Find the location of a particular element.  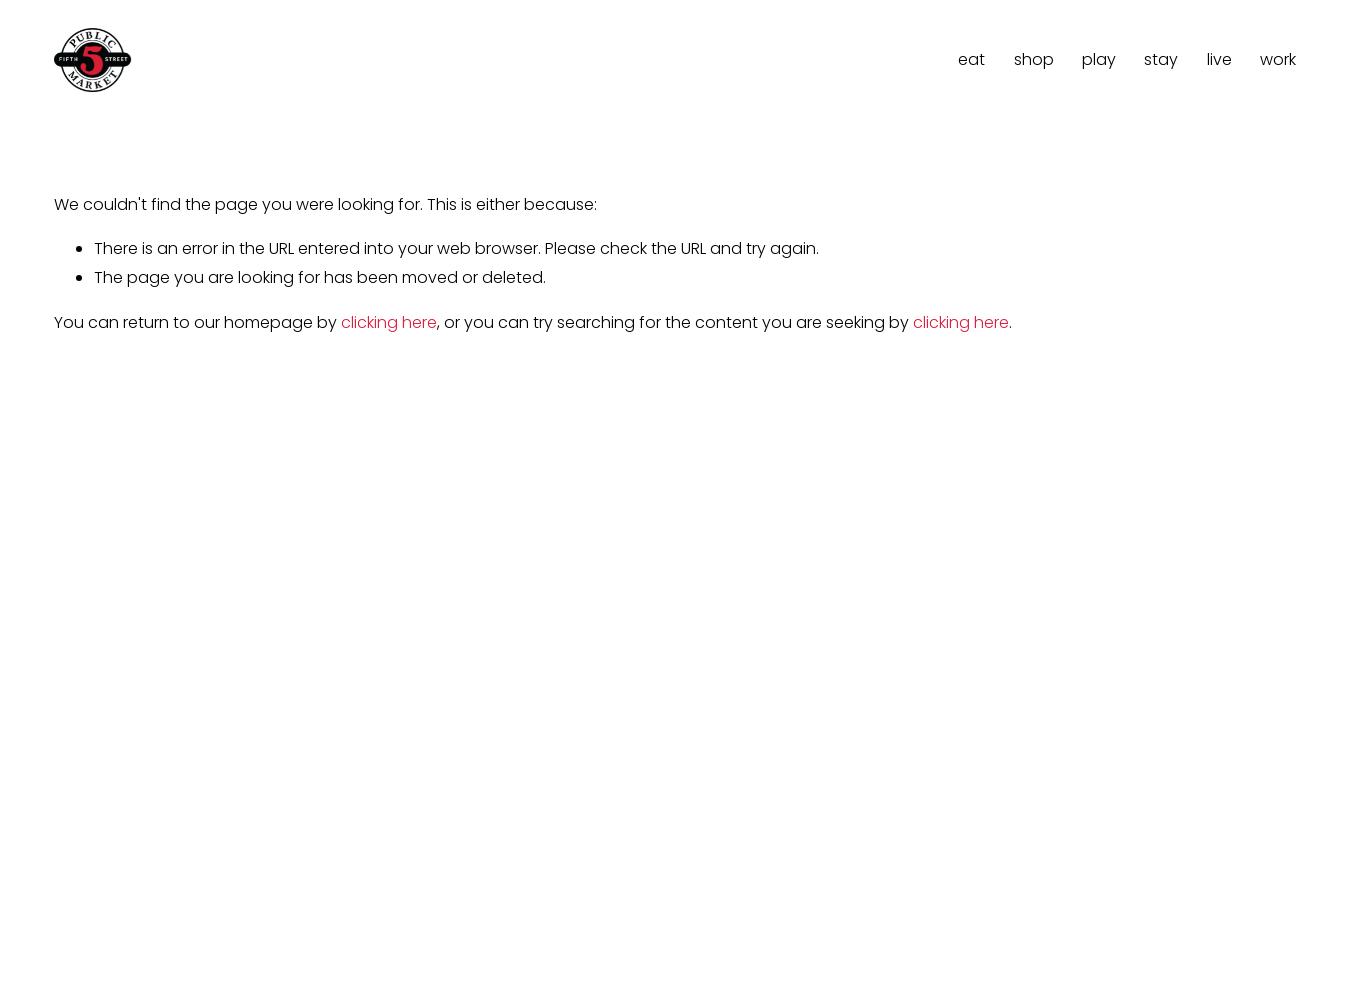

'play' is located at coordinates (1097, 58).